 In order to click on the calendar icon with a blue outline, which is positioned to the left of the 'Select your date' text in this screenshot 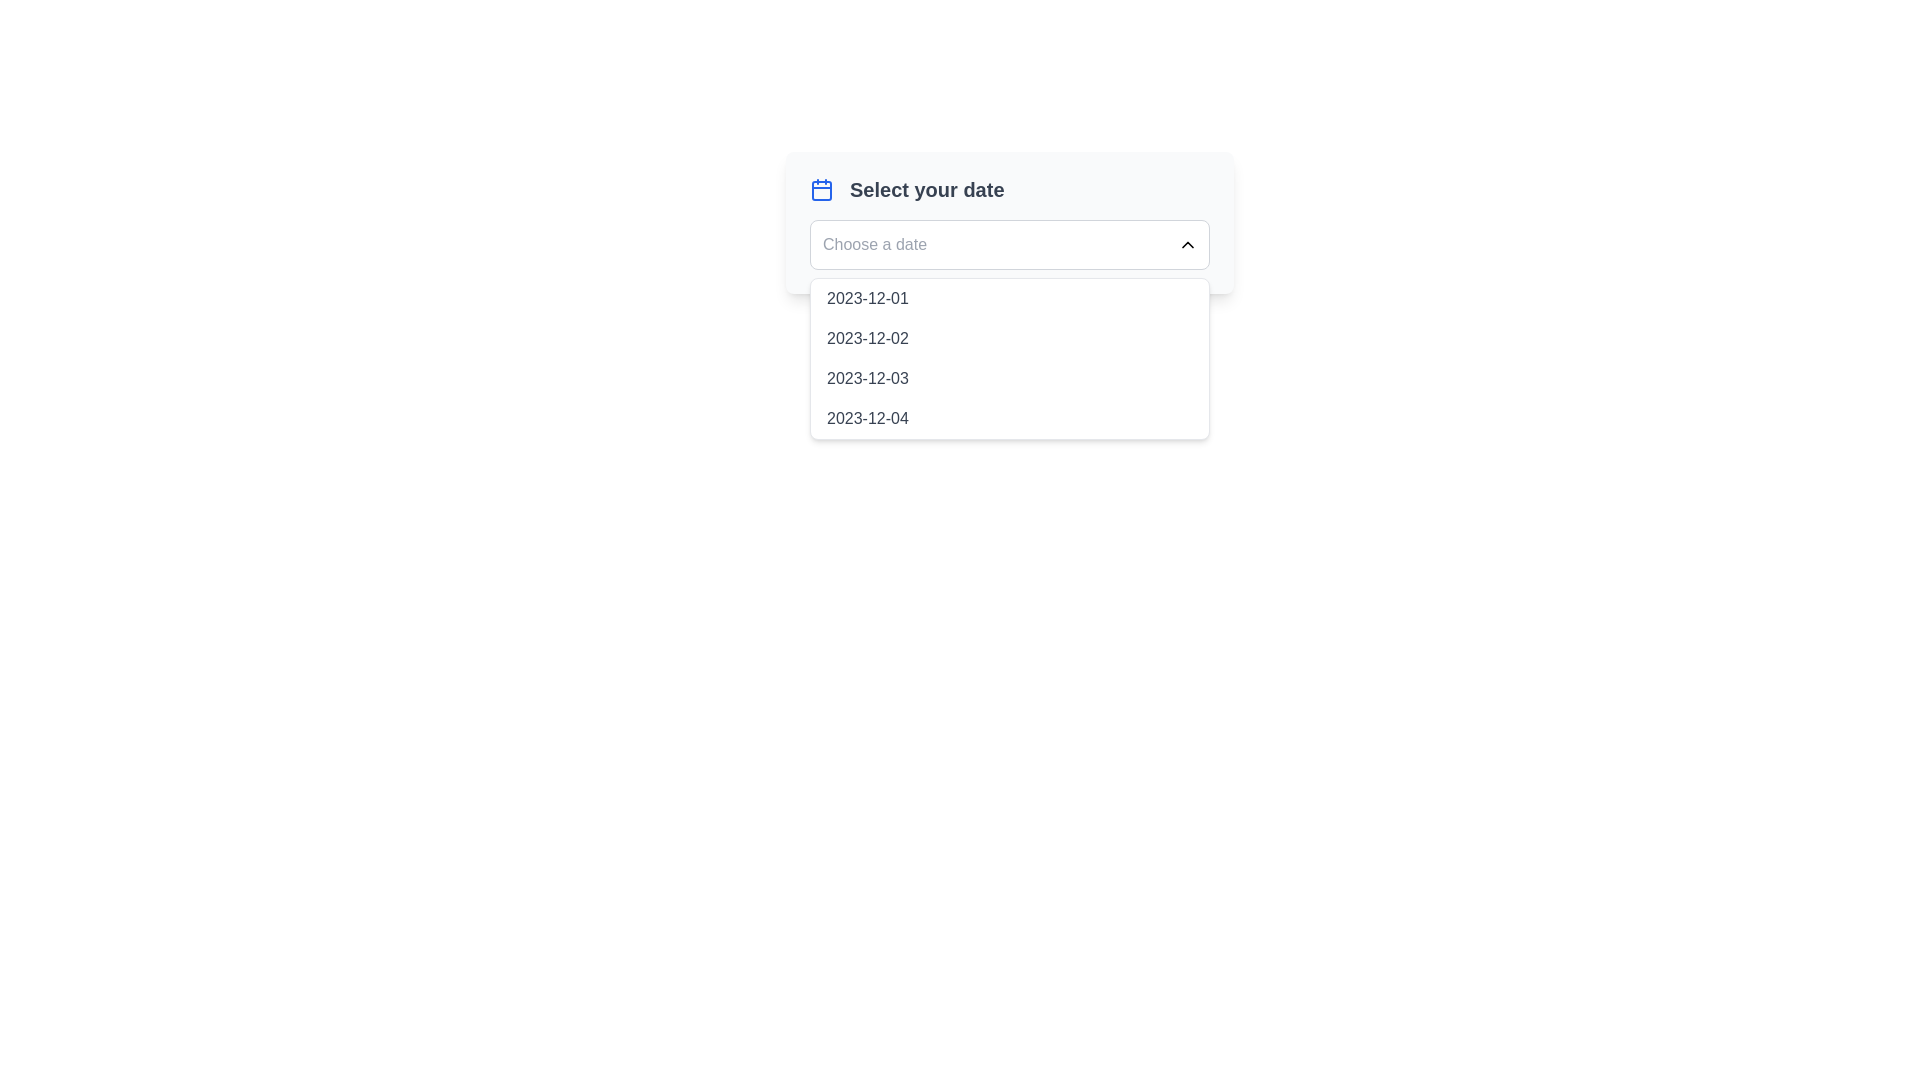, I will do `click(821, 189)`.